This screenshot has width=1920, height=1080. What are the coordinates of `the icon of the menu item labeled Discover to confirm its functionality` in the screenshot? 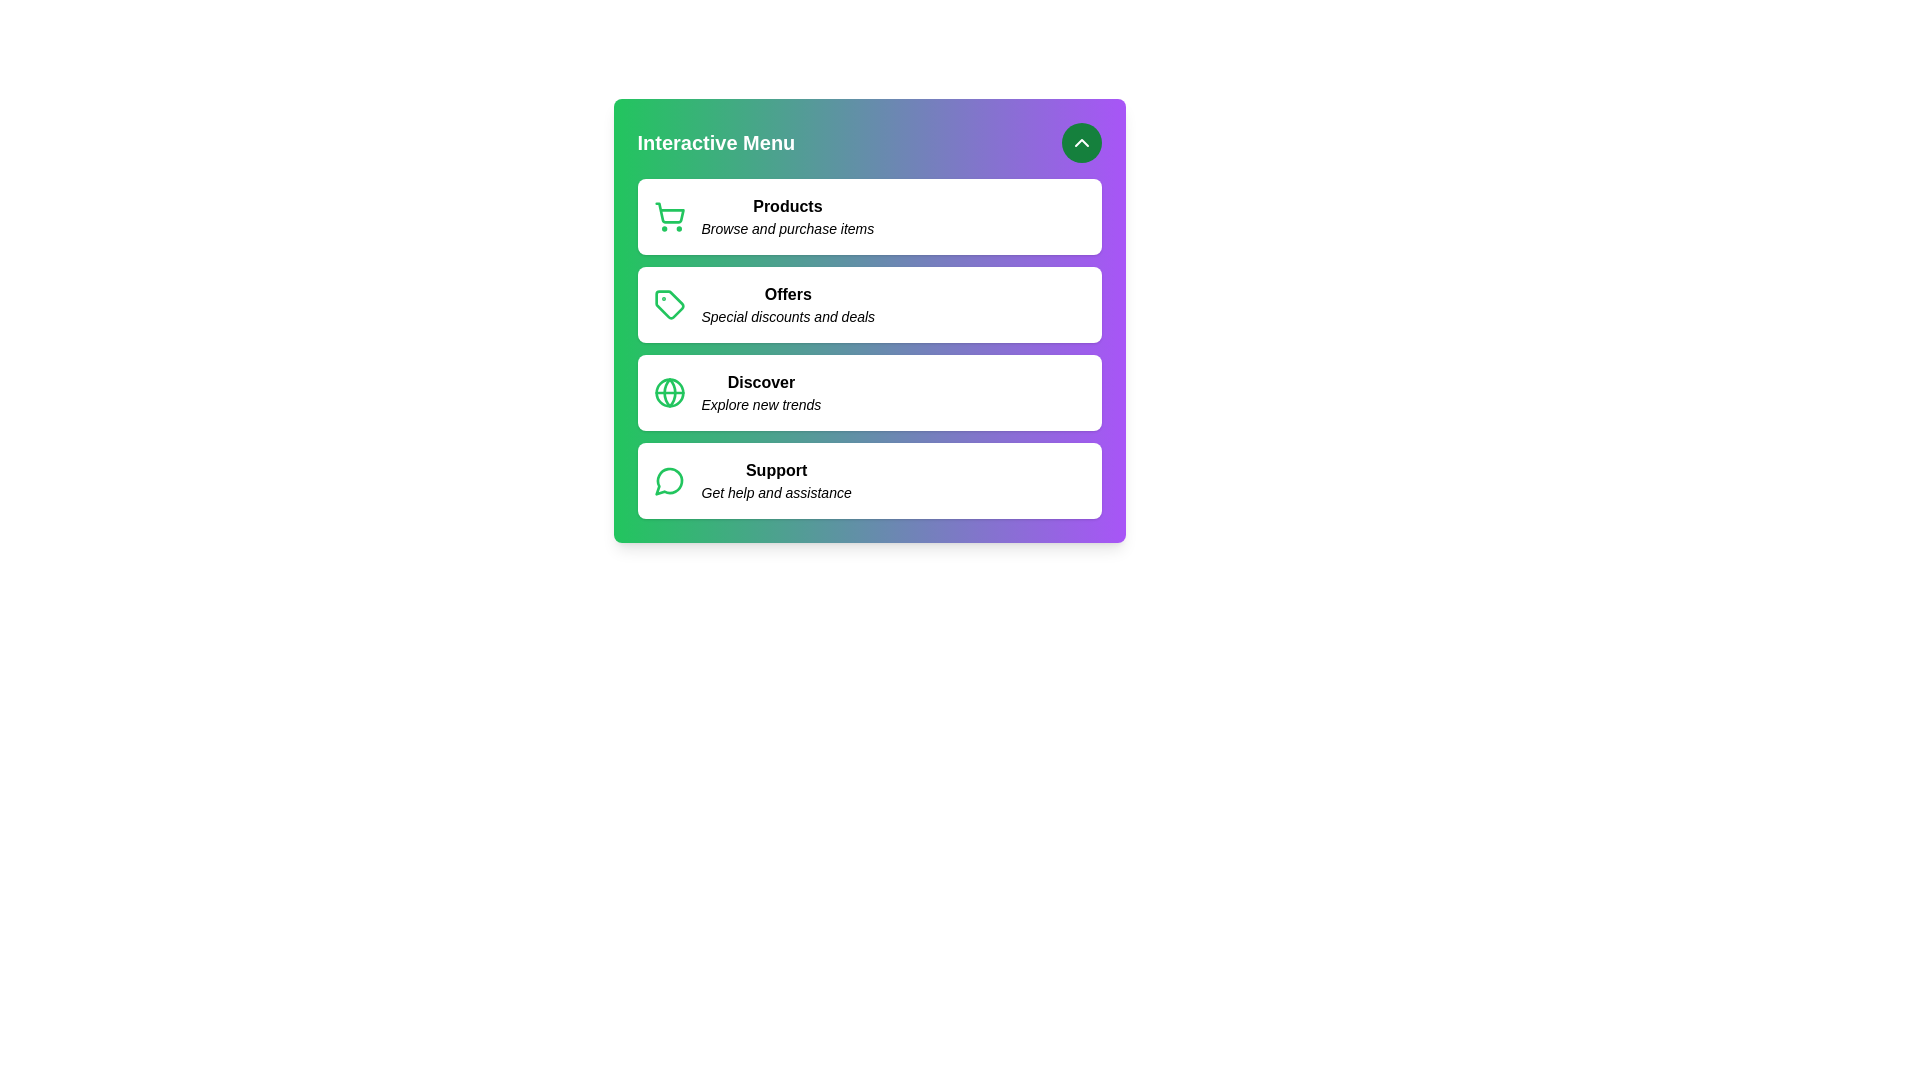 It's located at (669, 393).